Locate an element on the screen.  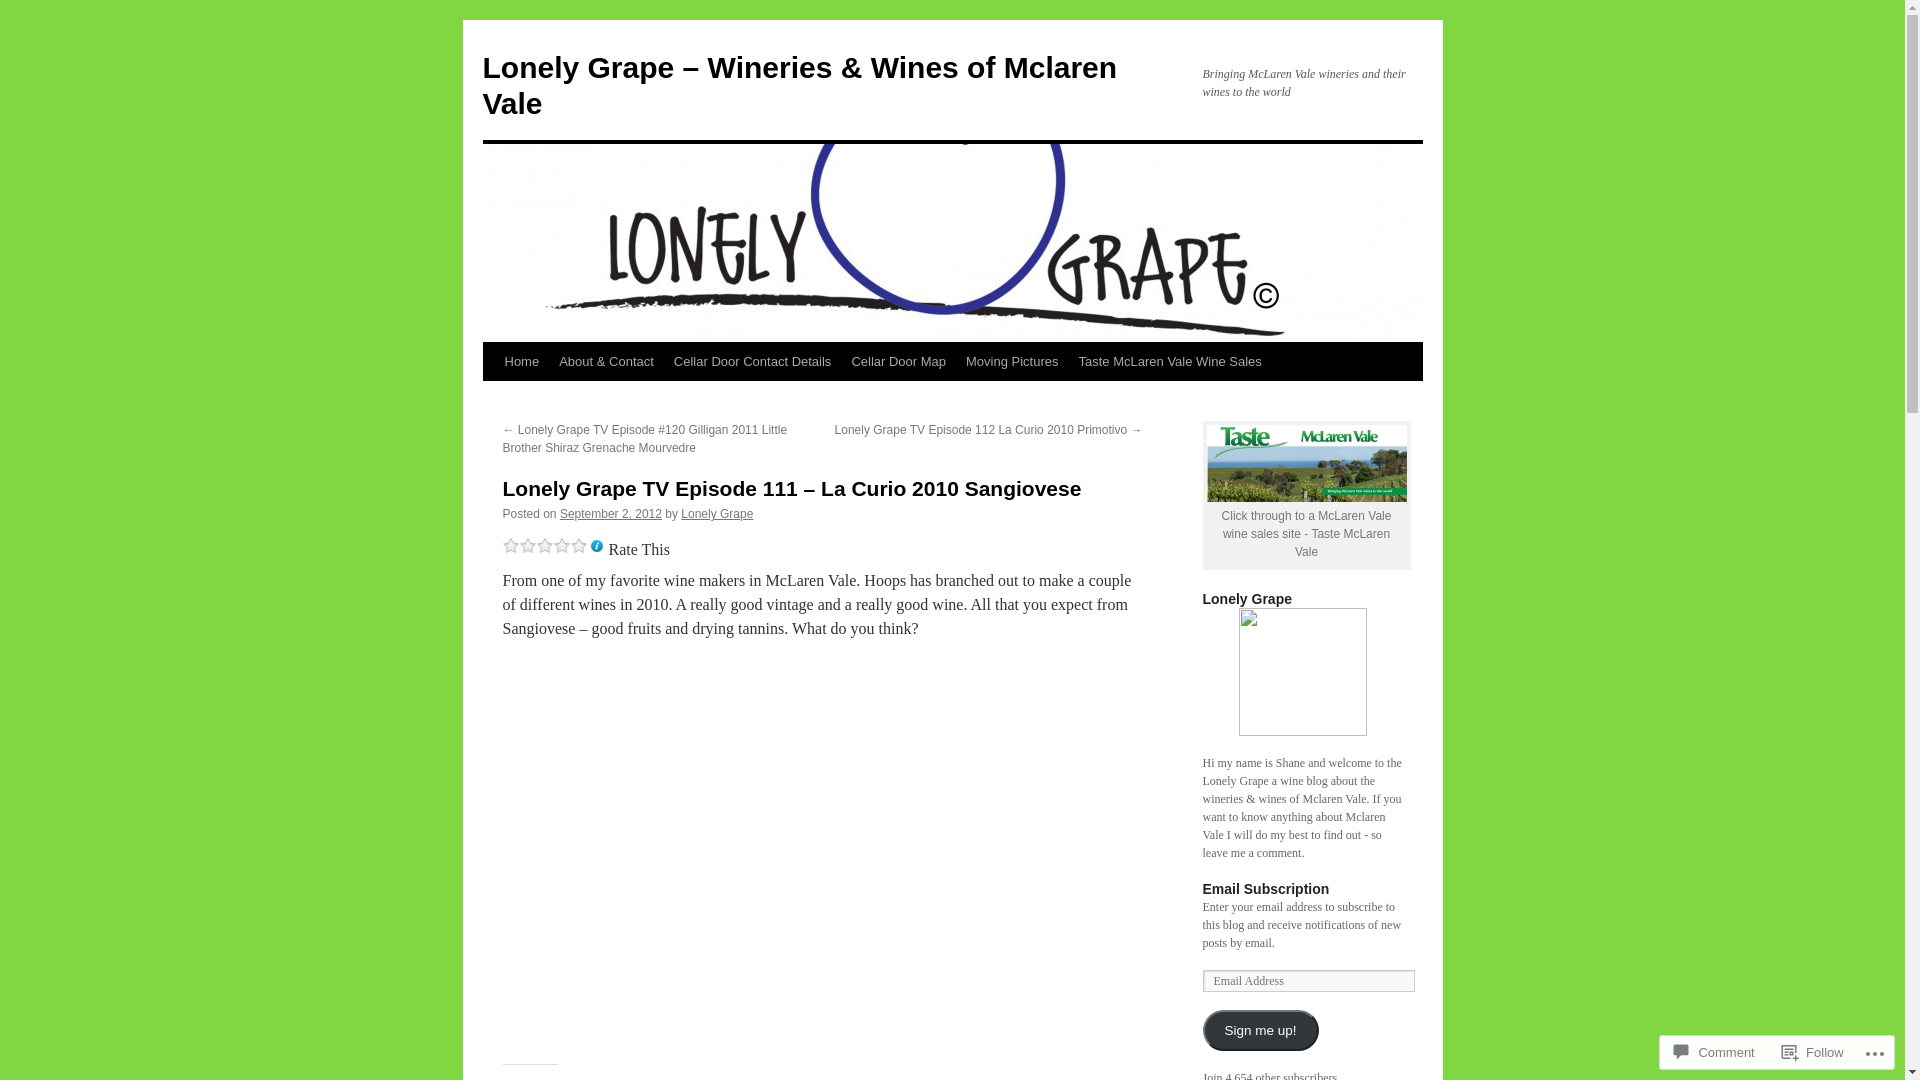
'Follow' is located at coordinates (1774, 1051).